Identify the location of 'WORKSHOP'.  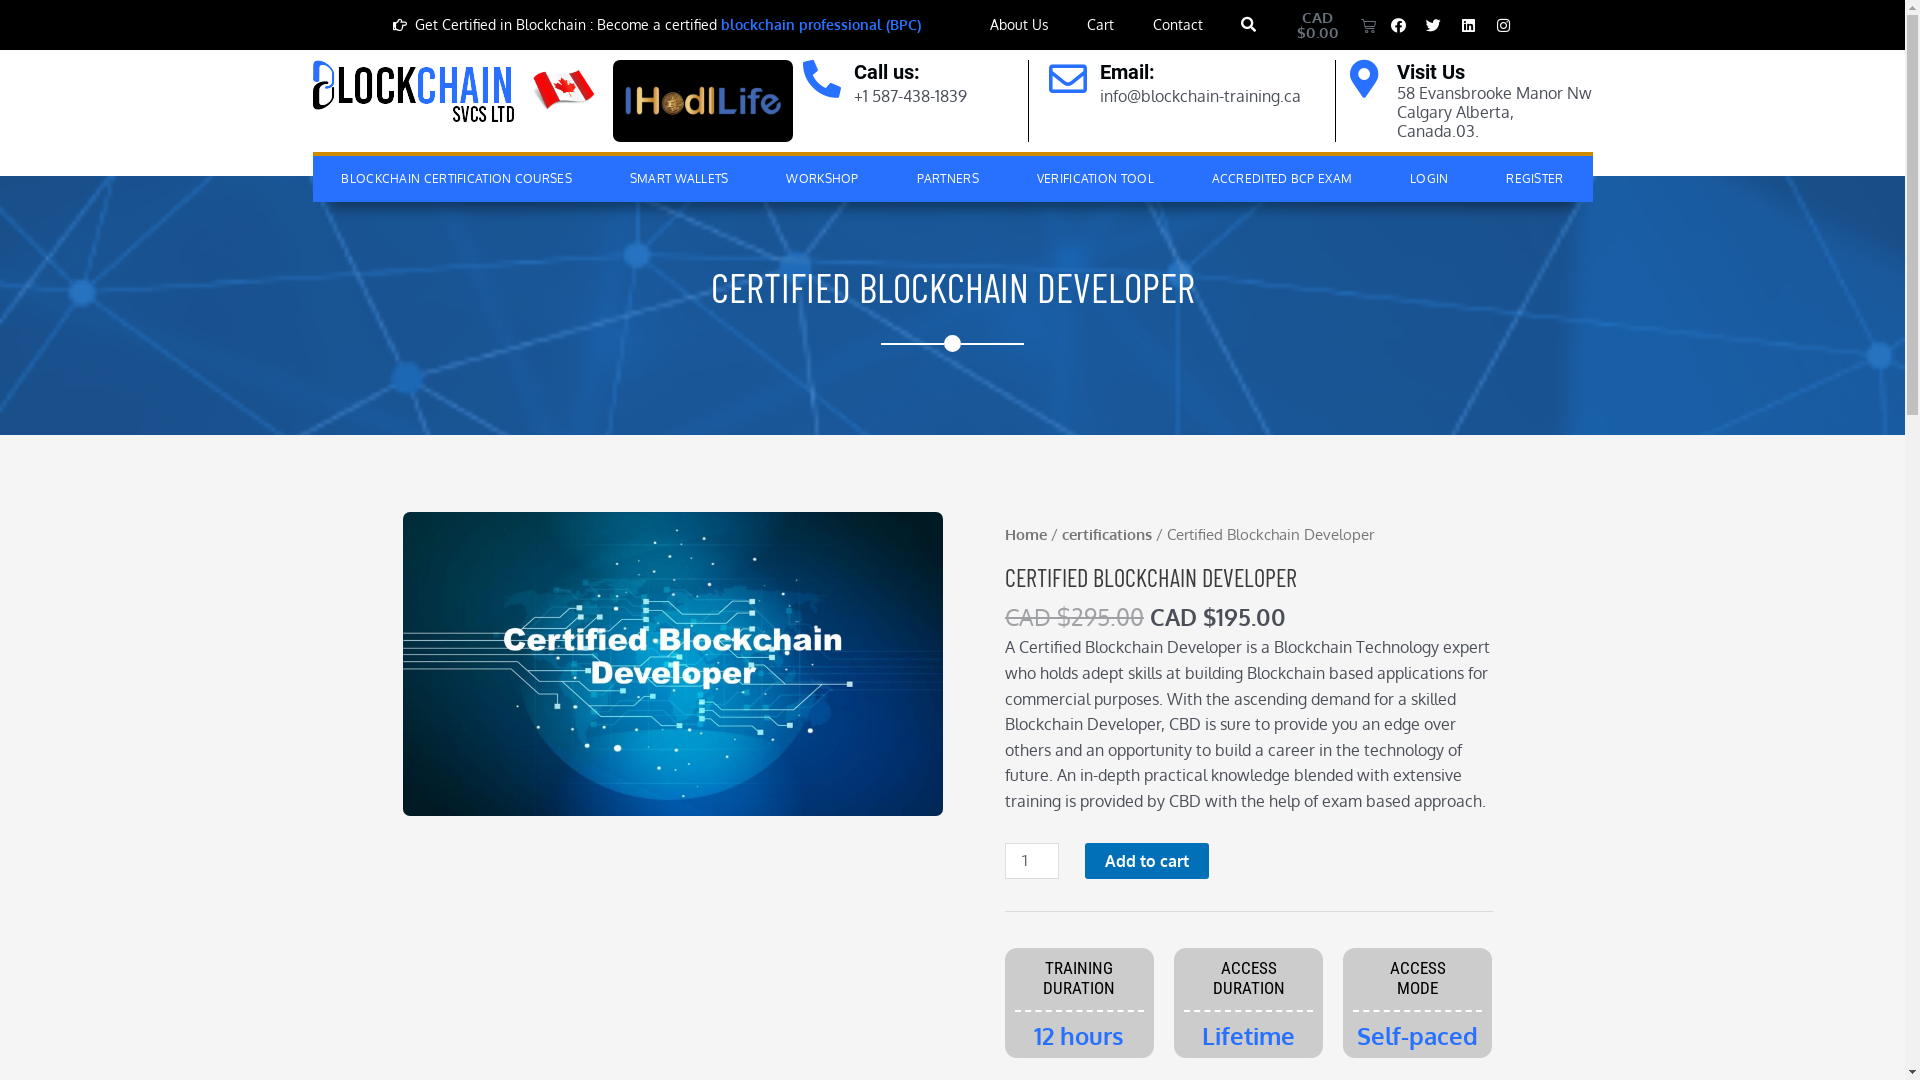
(822, 177).